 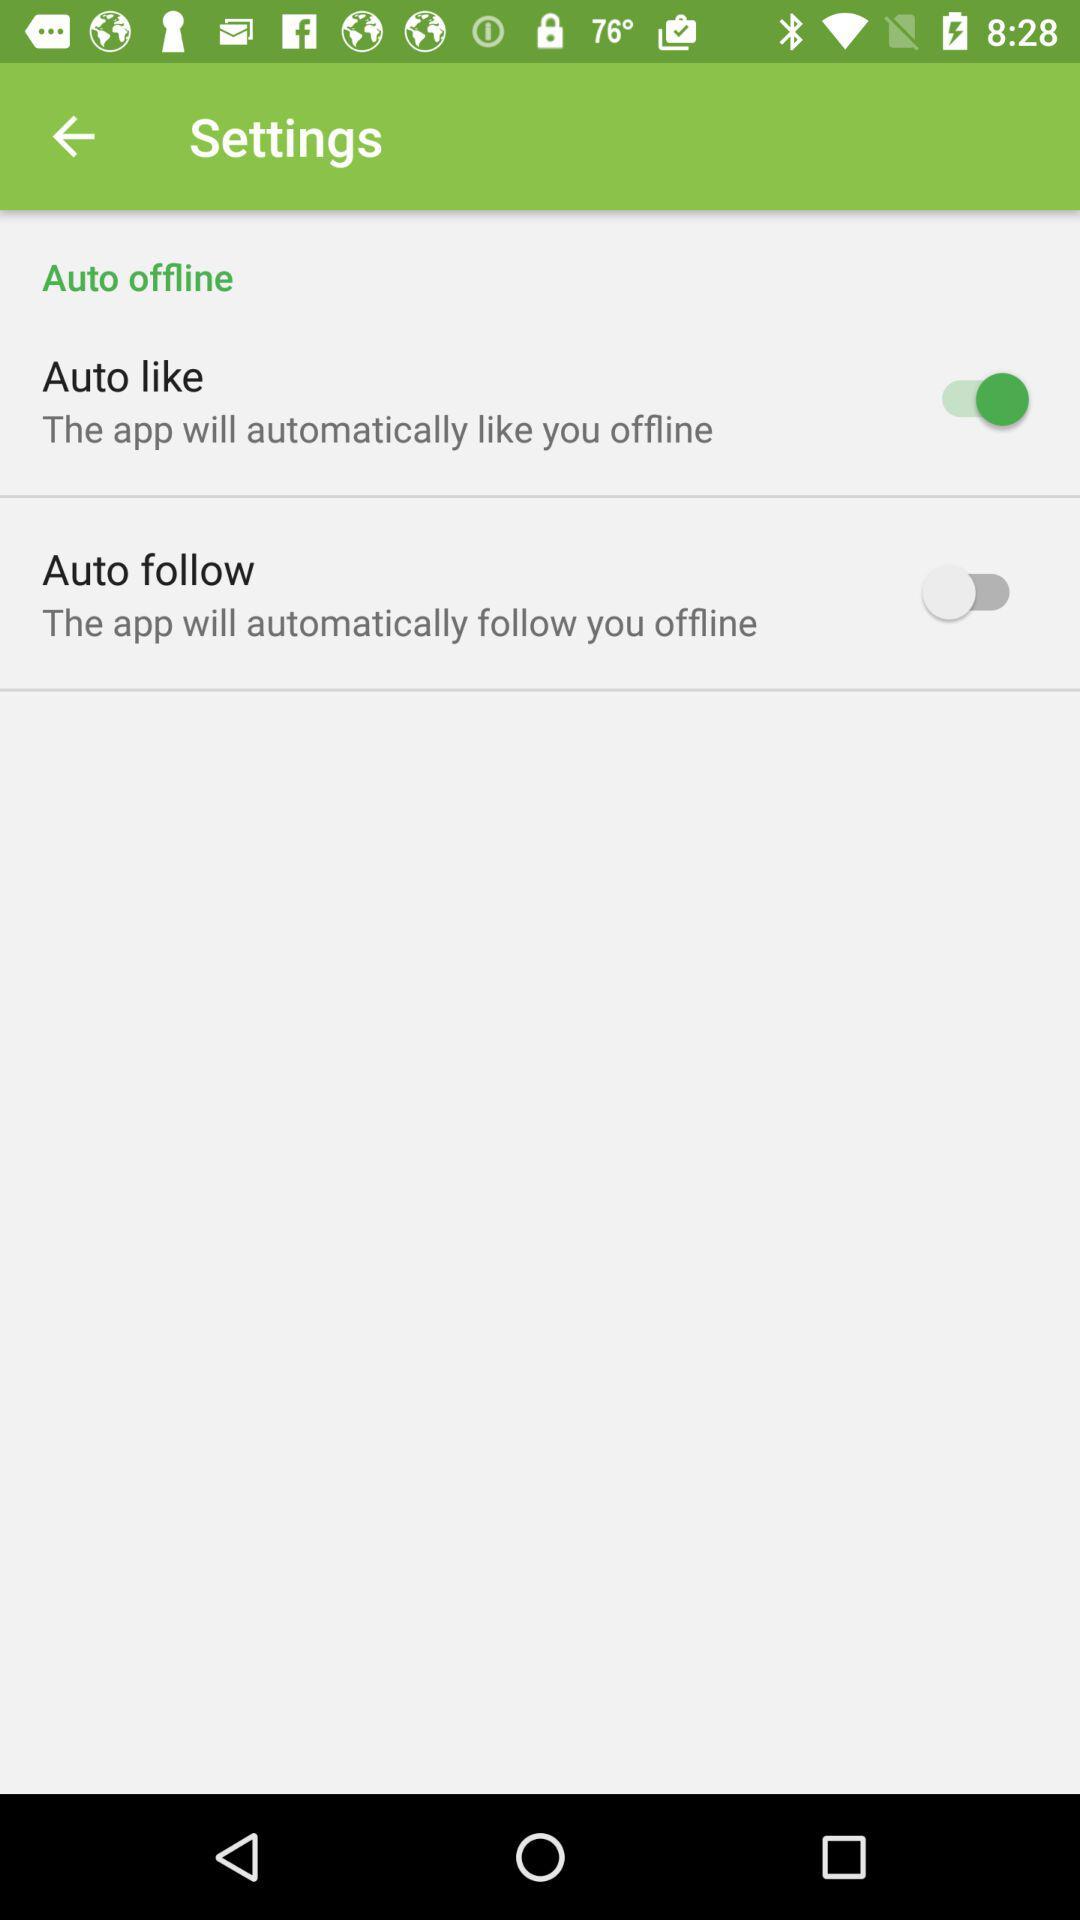 What do you see at coordinates (123, 374) in the screenshot?
I see `auto like icon` at bounding box center [123, 374].